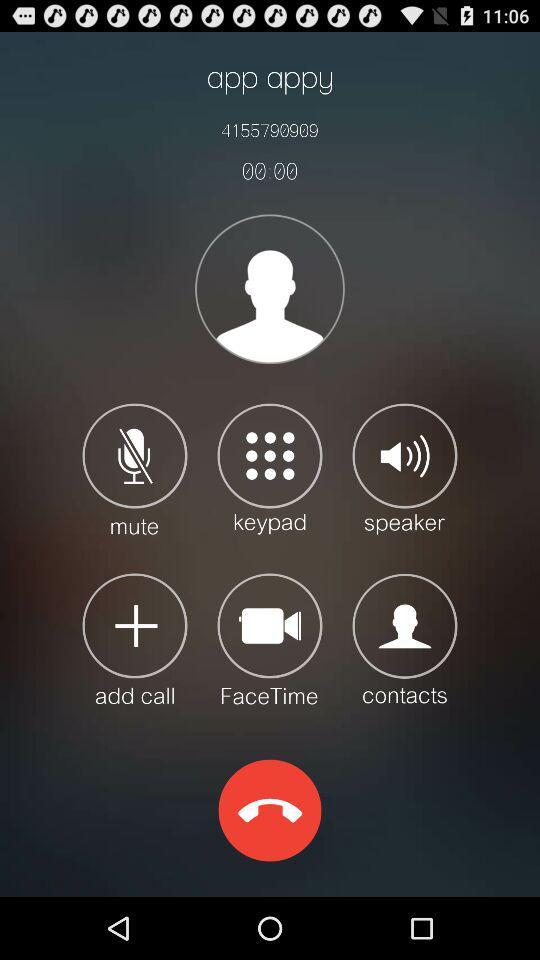  What do you see at coordinates (270, 468) in the screenshot?
I see `open keypad` at bounding box center [270, 468].